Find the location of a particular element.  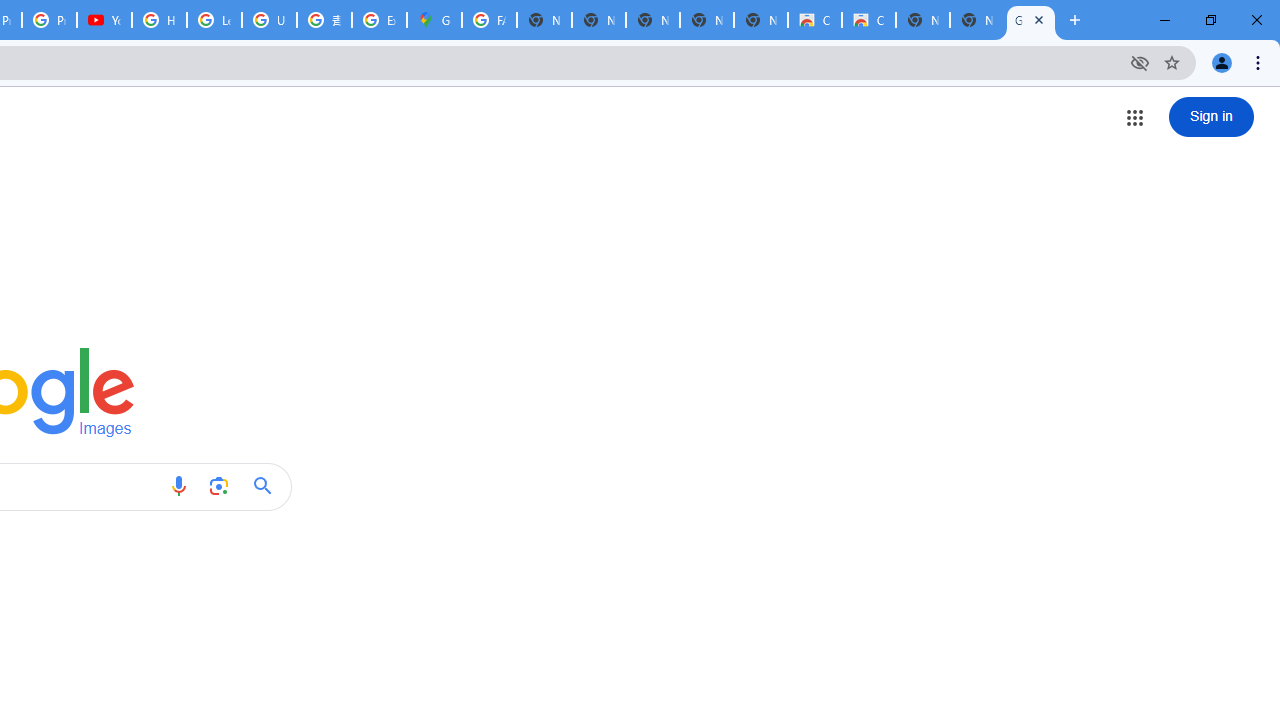

'YouTube' is located at coordinates (103, 20).